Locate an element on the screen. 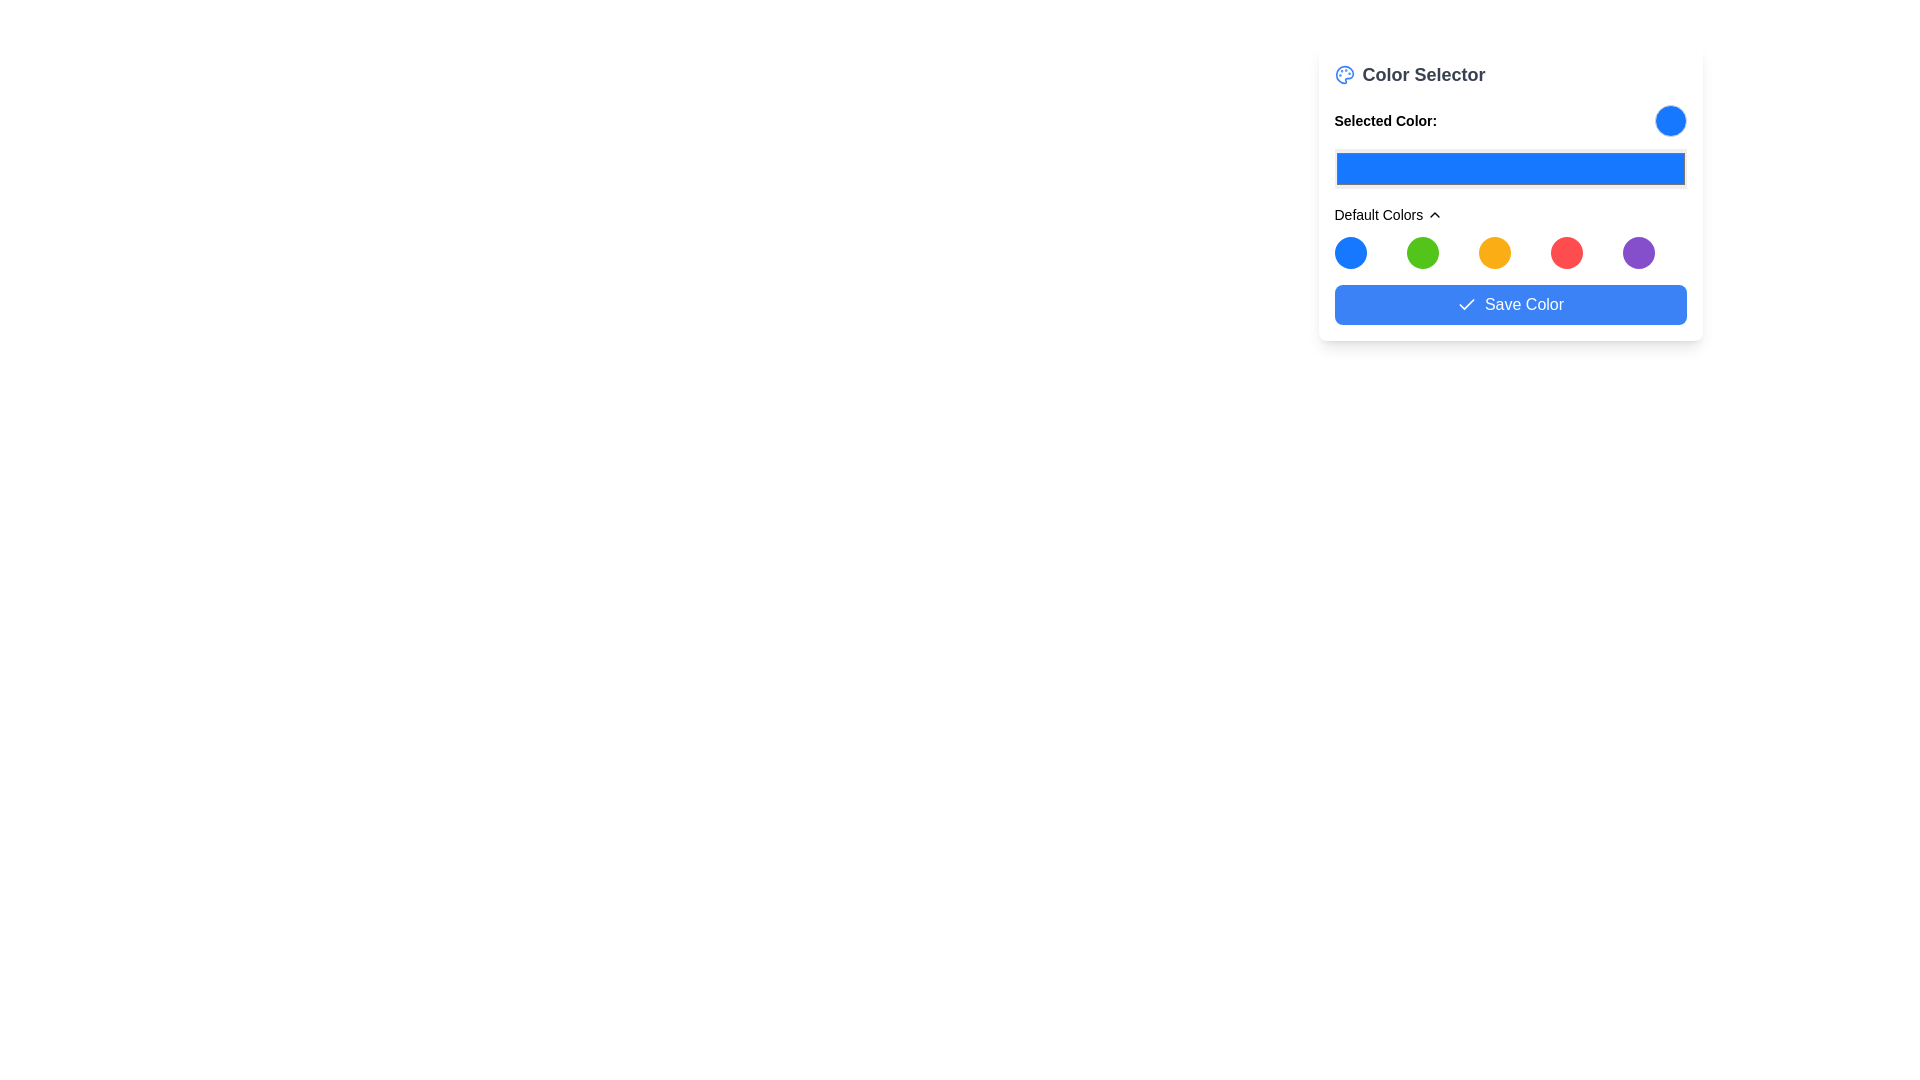 The image size is (1920, 1080). the 'Color Selector' interface which includes a header, color display, and palette of color options by moving the cursor to its center point is located at coordinates (1510, 192).